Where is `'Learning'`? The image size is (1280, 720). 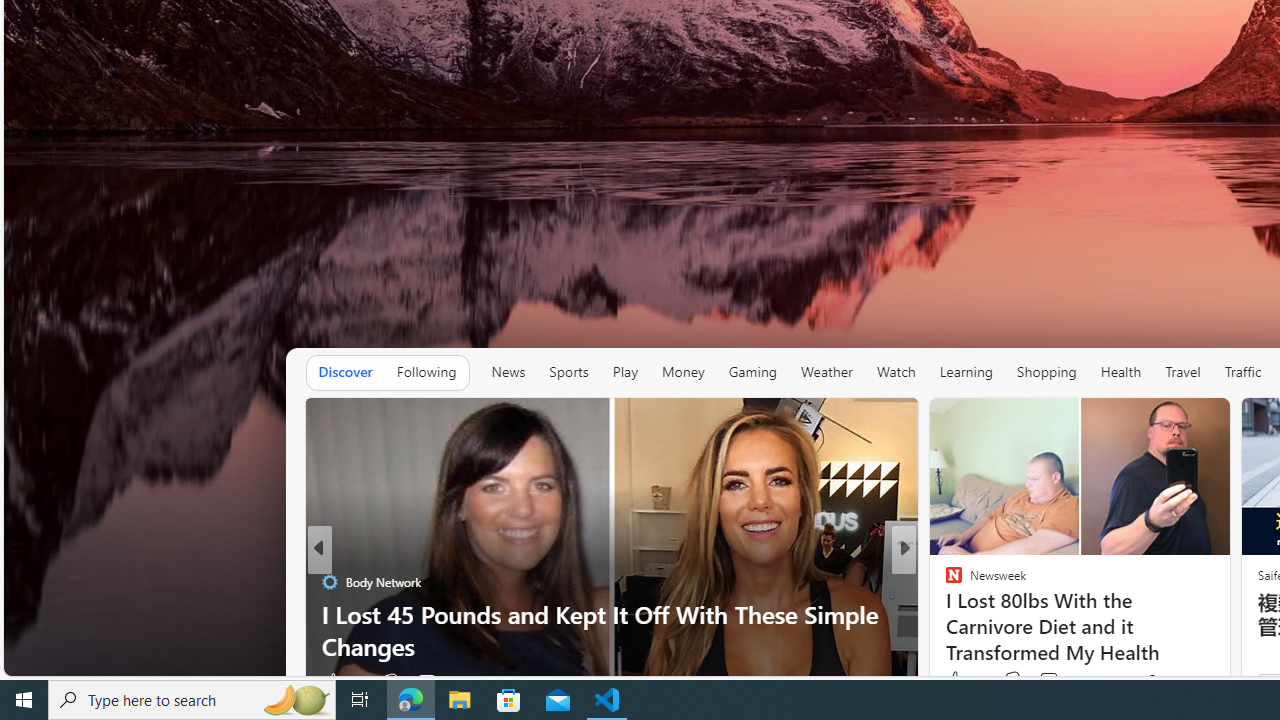
'Learning' is located at coordinates (966, 371).